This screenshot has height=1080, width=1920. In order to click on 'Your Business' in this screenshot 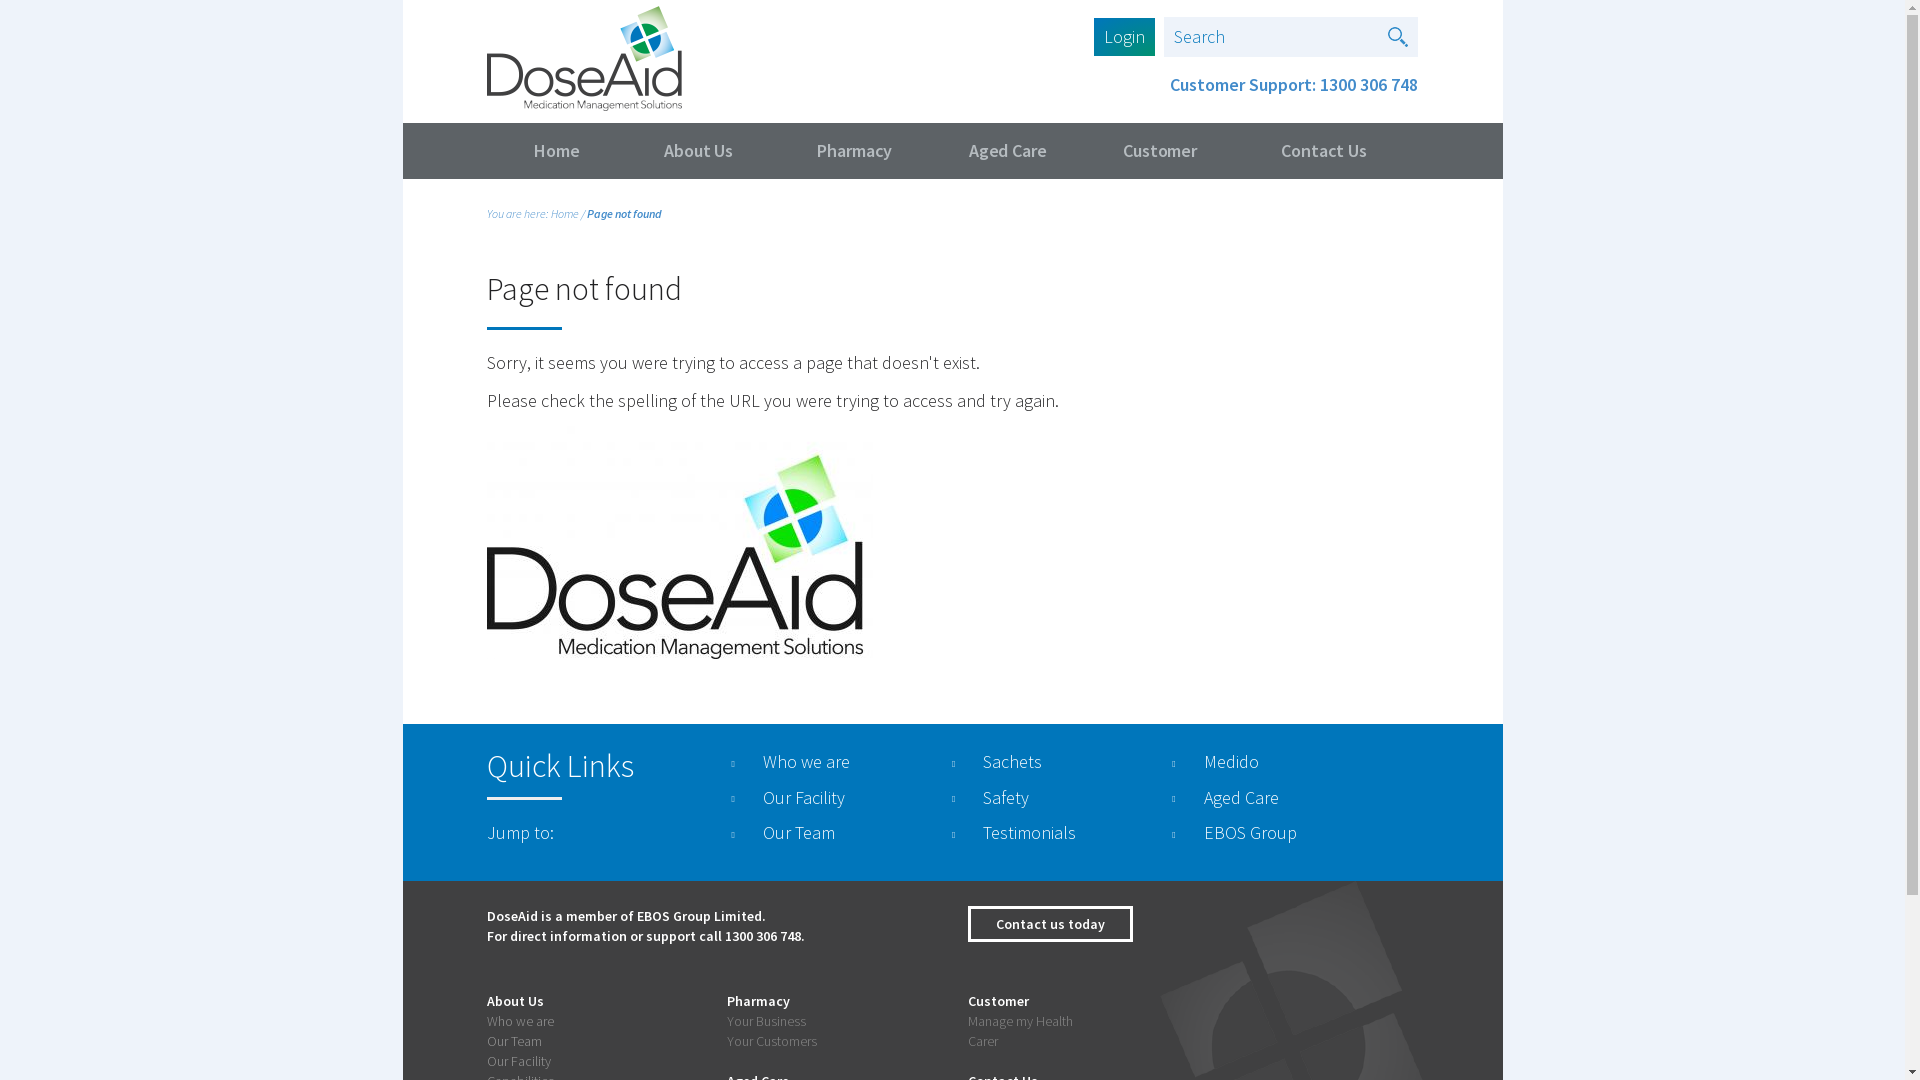, I will do `click(765, 1021)`.